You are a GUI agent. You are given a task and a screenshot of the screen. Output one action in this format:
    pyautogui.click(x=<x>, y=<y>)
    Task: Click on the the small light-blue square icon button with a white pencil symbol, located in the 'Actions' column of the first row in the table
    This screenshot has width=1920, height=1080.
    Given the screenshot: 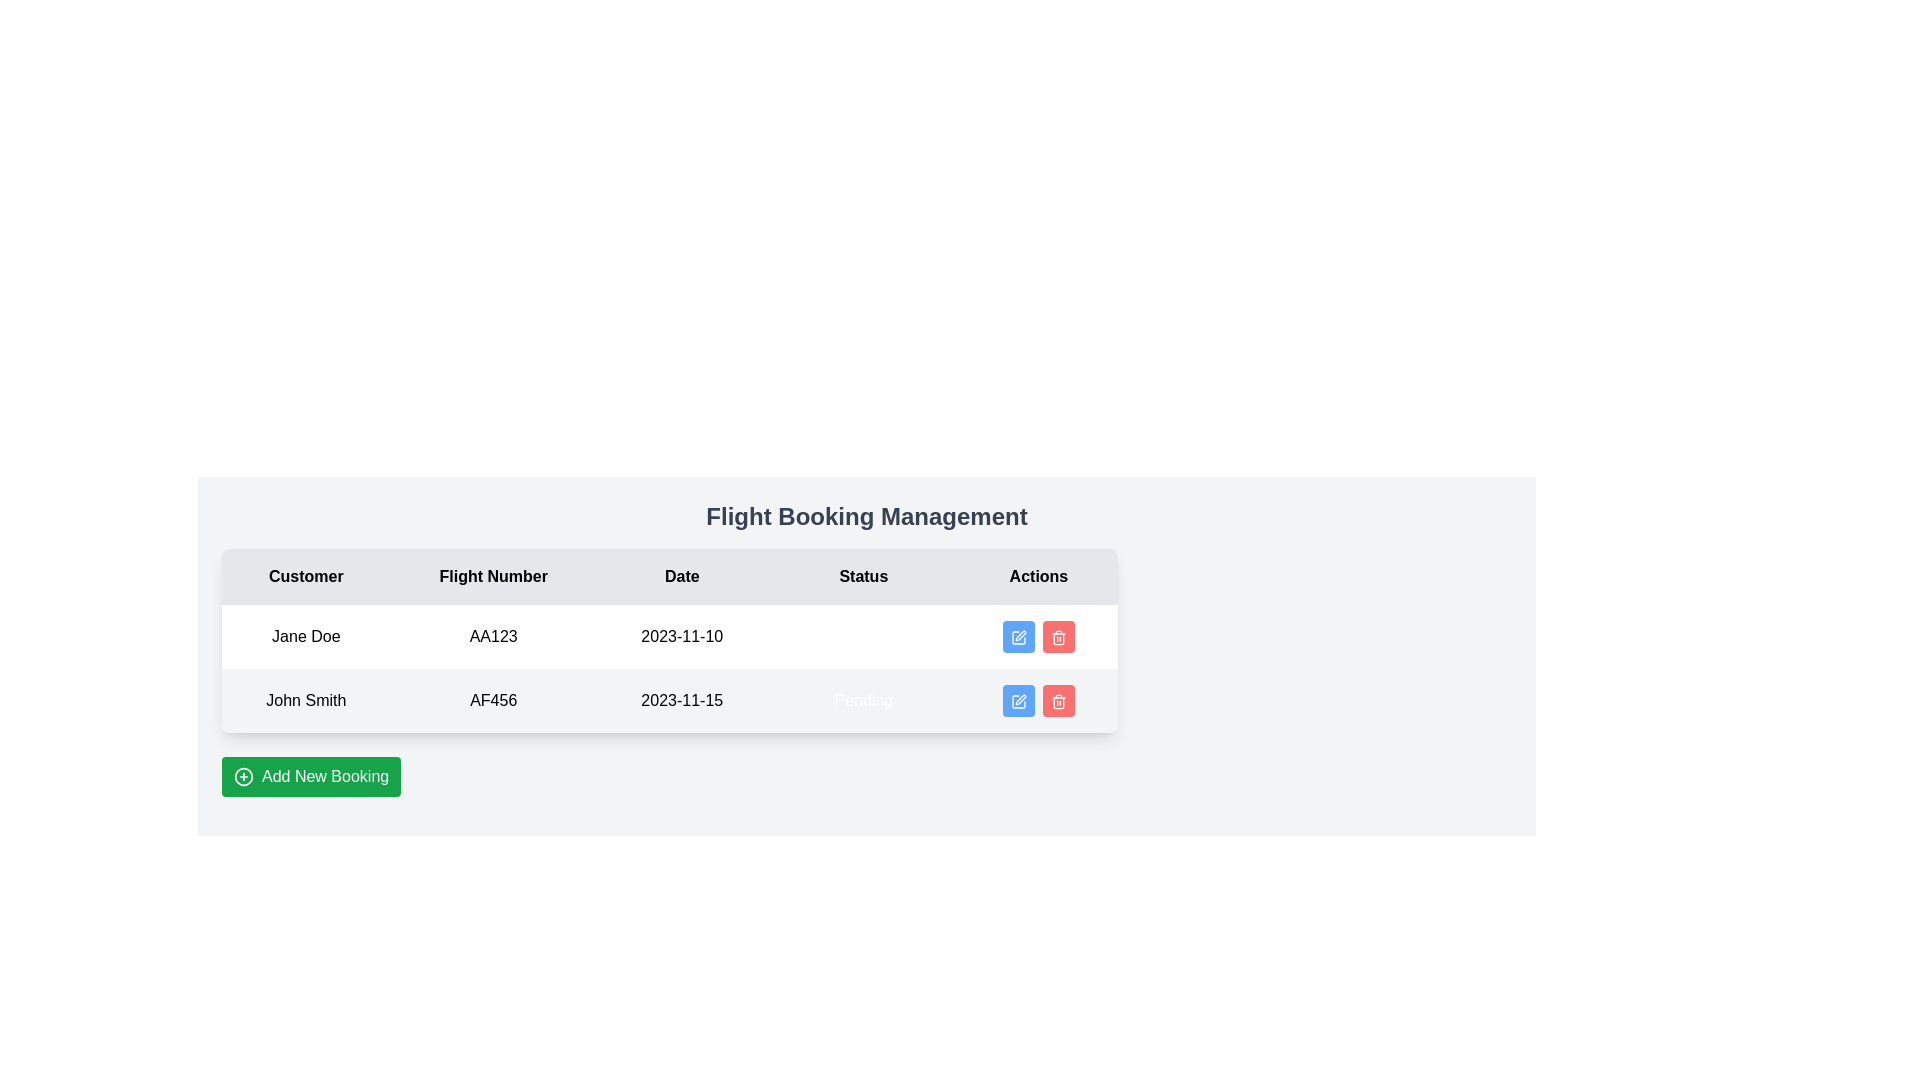 What is the action you would take?
    pyautogui.click(x=1018, y=637)
    